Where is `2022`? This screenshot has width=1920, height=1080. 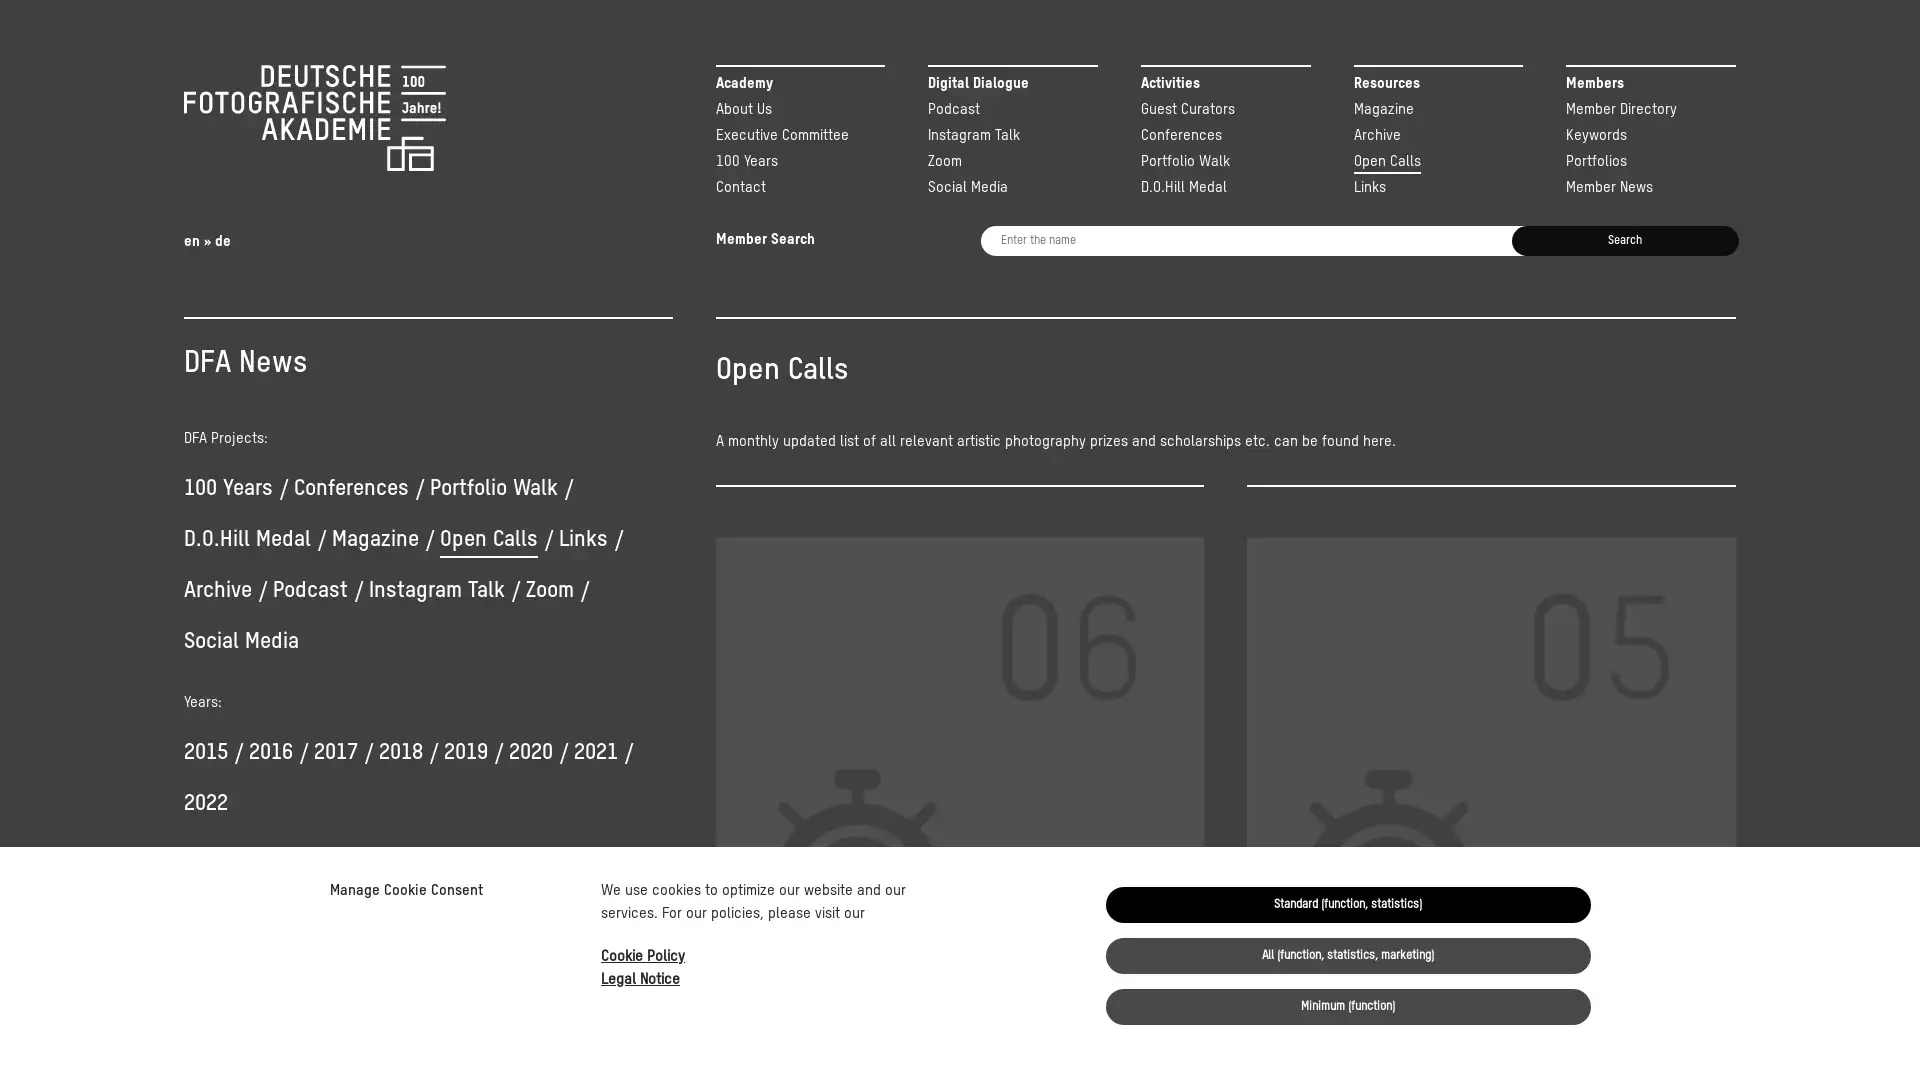
2022 is located at coordinates (206, 802).